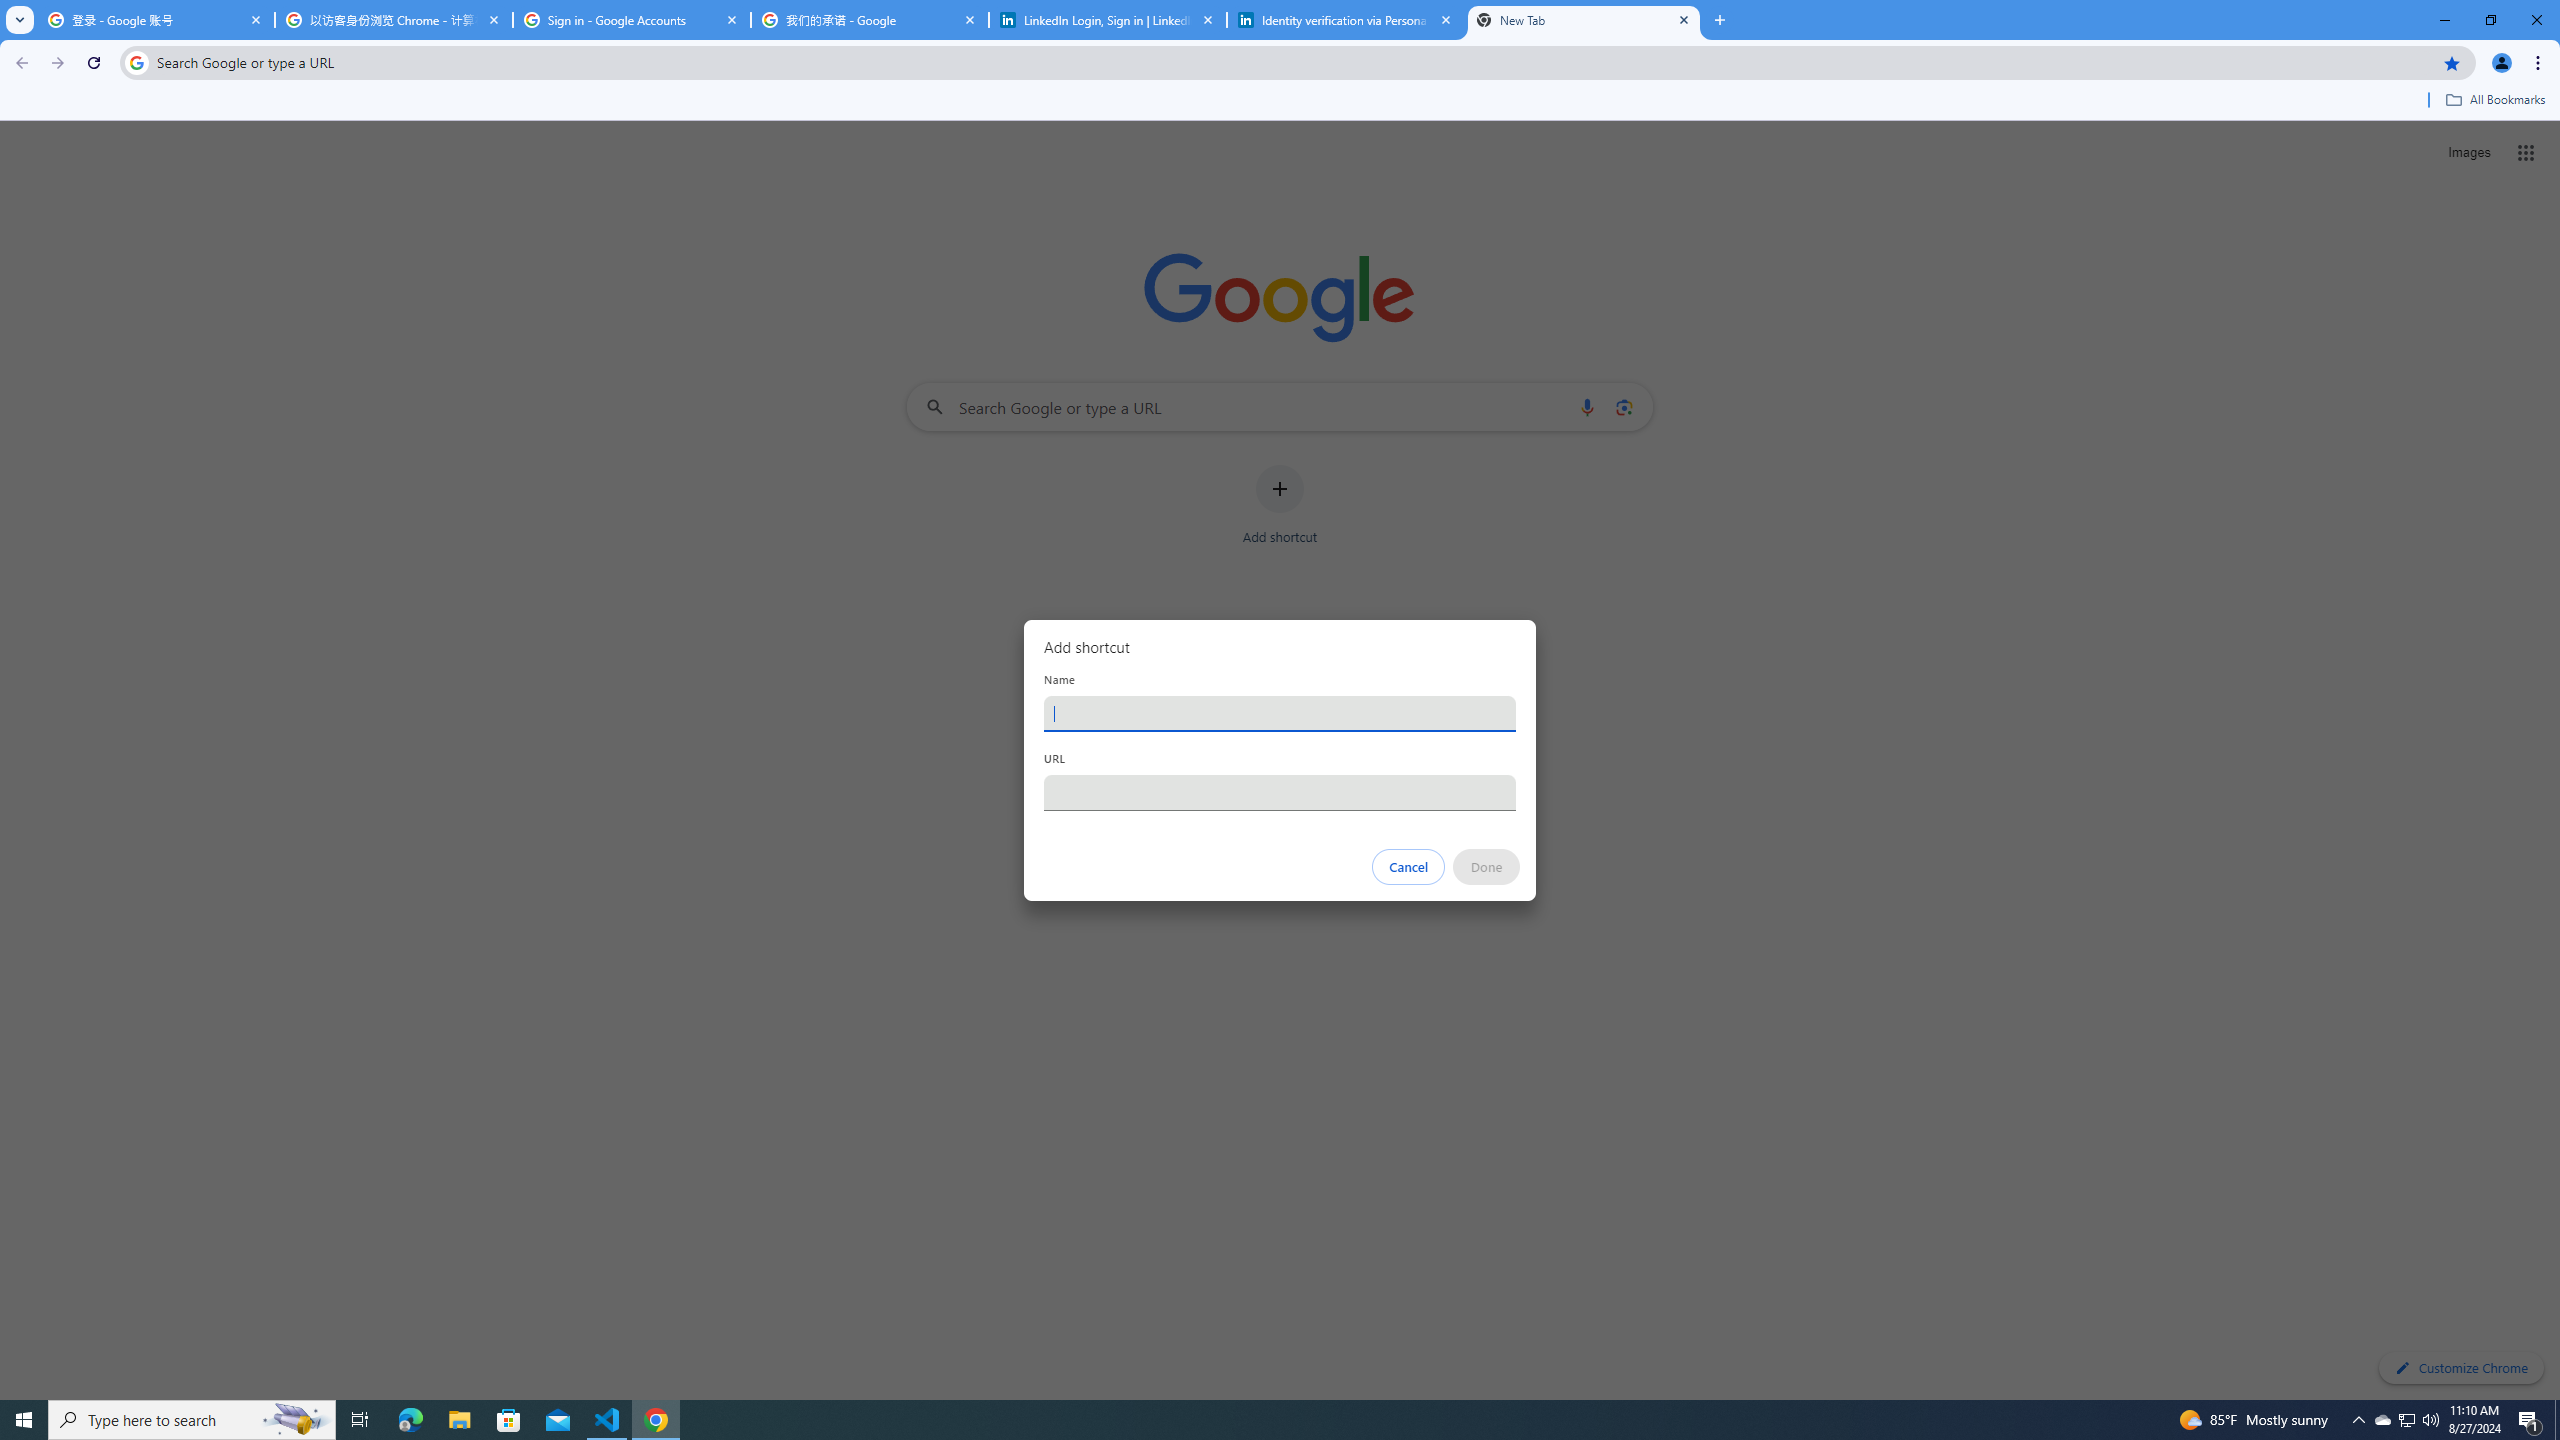 This screenshot has width=2560, height=1440. What do you see at coordinates (1409, 866) in the screenshot?
I see `'Cancel'` at bounding box center [1409, 866].